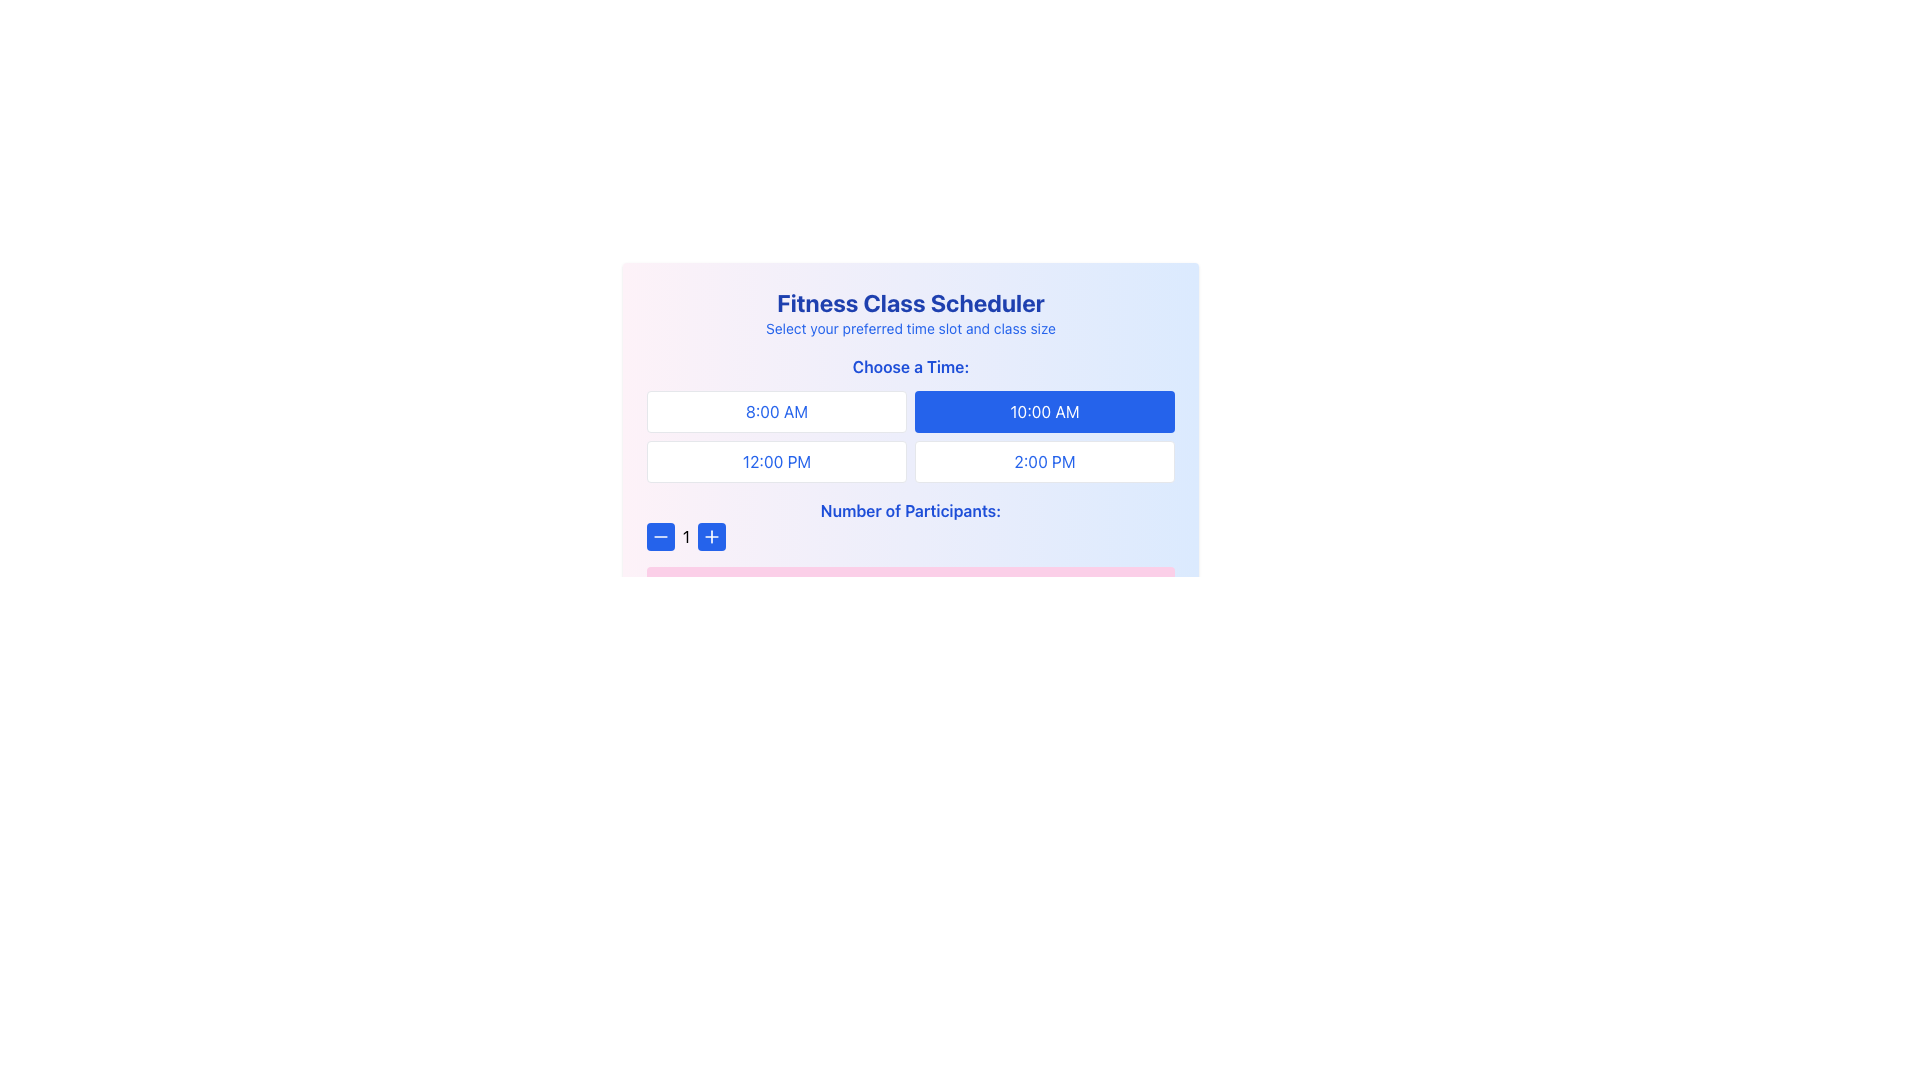  Describe the element at coordinates (910, 366) in the screenshot. I see `the text label stating 'Choose a Time:' which is styled with bold and blue text, located above the time selection grid` at that location.